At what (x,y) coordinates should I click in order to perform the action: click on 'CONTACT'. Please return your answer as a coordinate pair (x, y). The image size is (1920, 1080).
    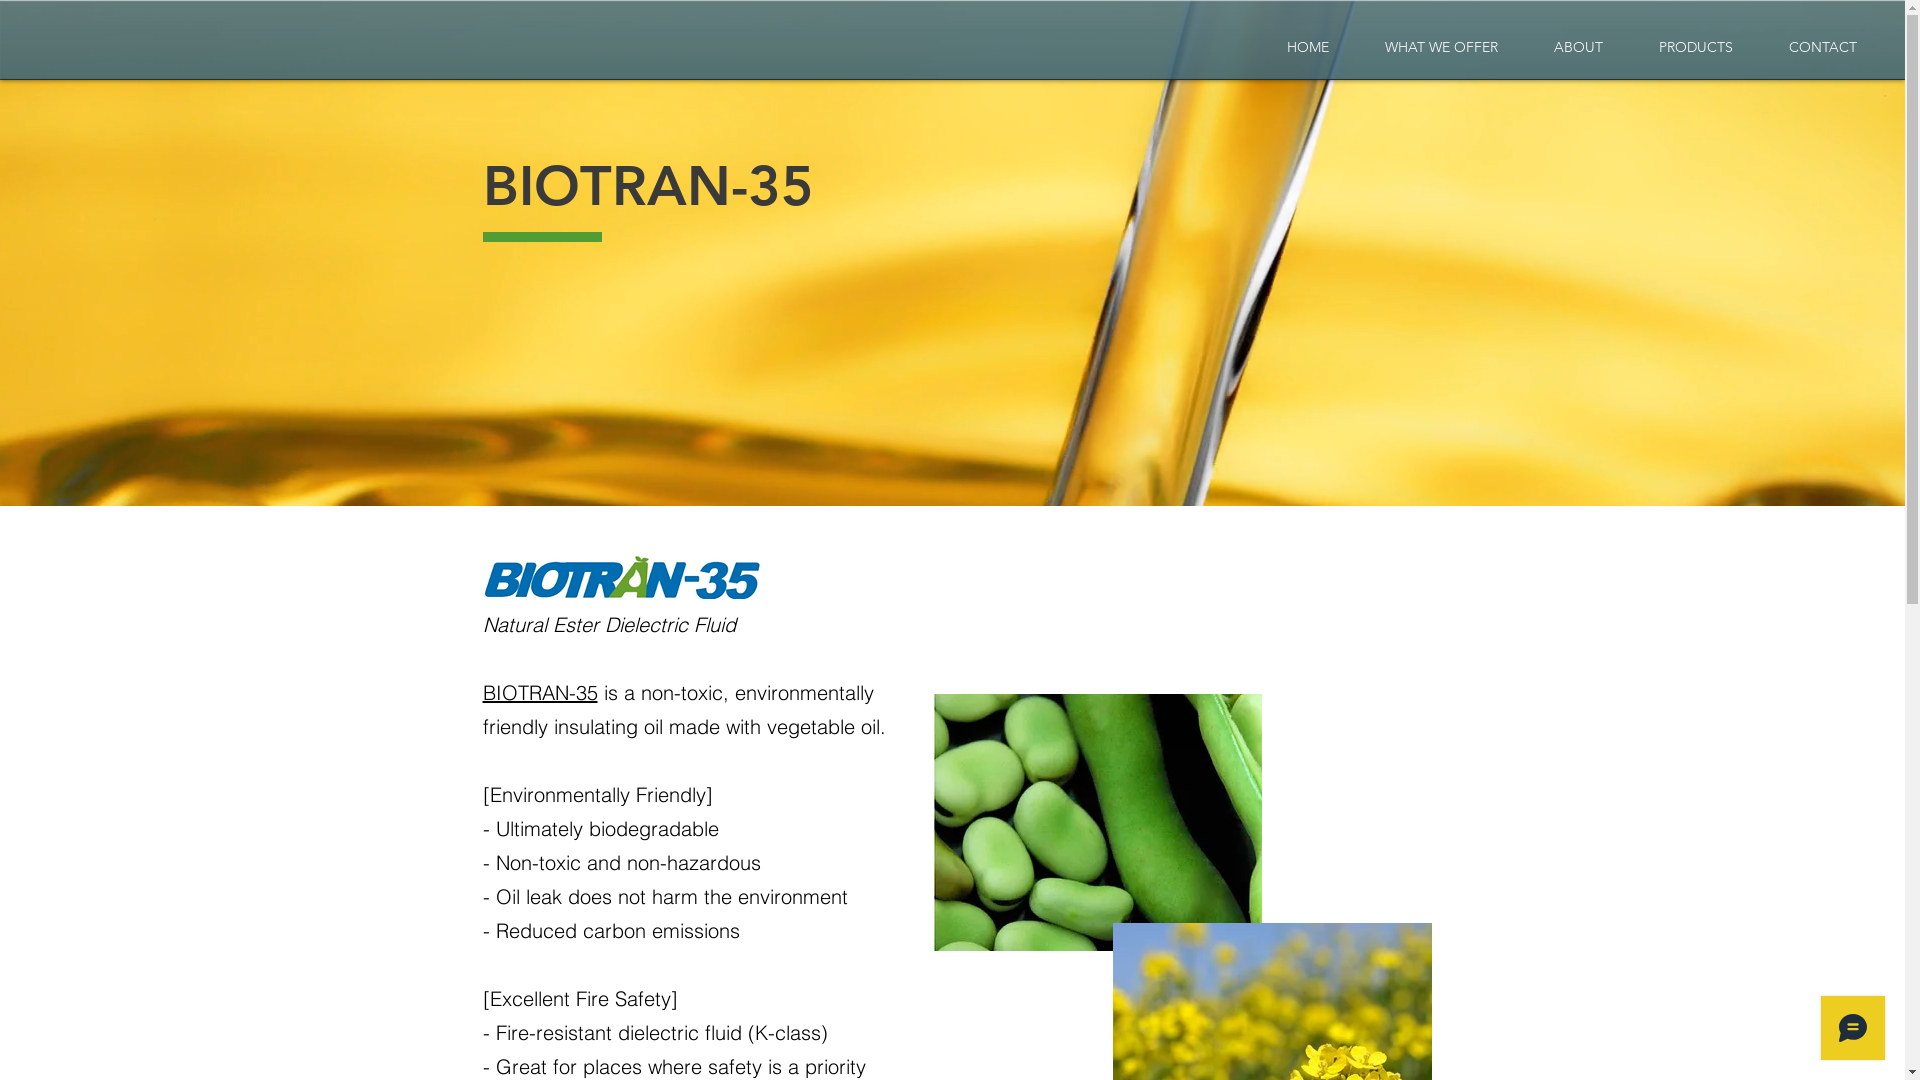
    Looking at the image, I should click on (1823, 46).